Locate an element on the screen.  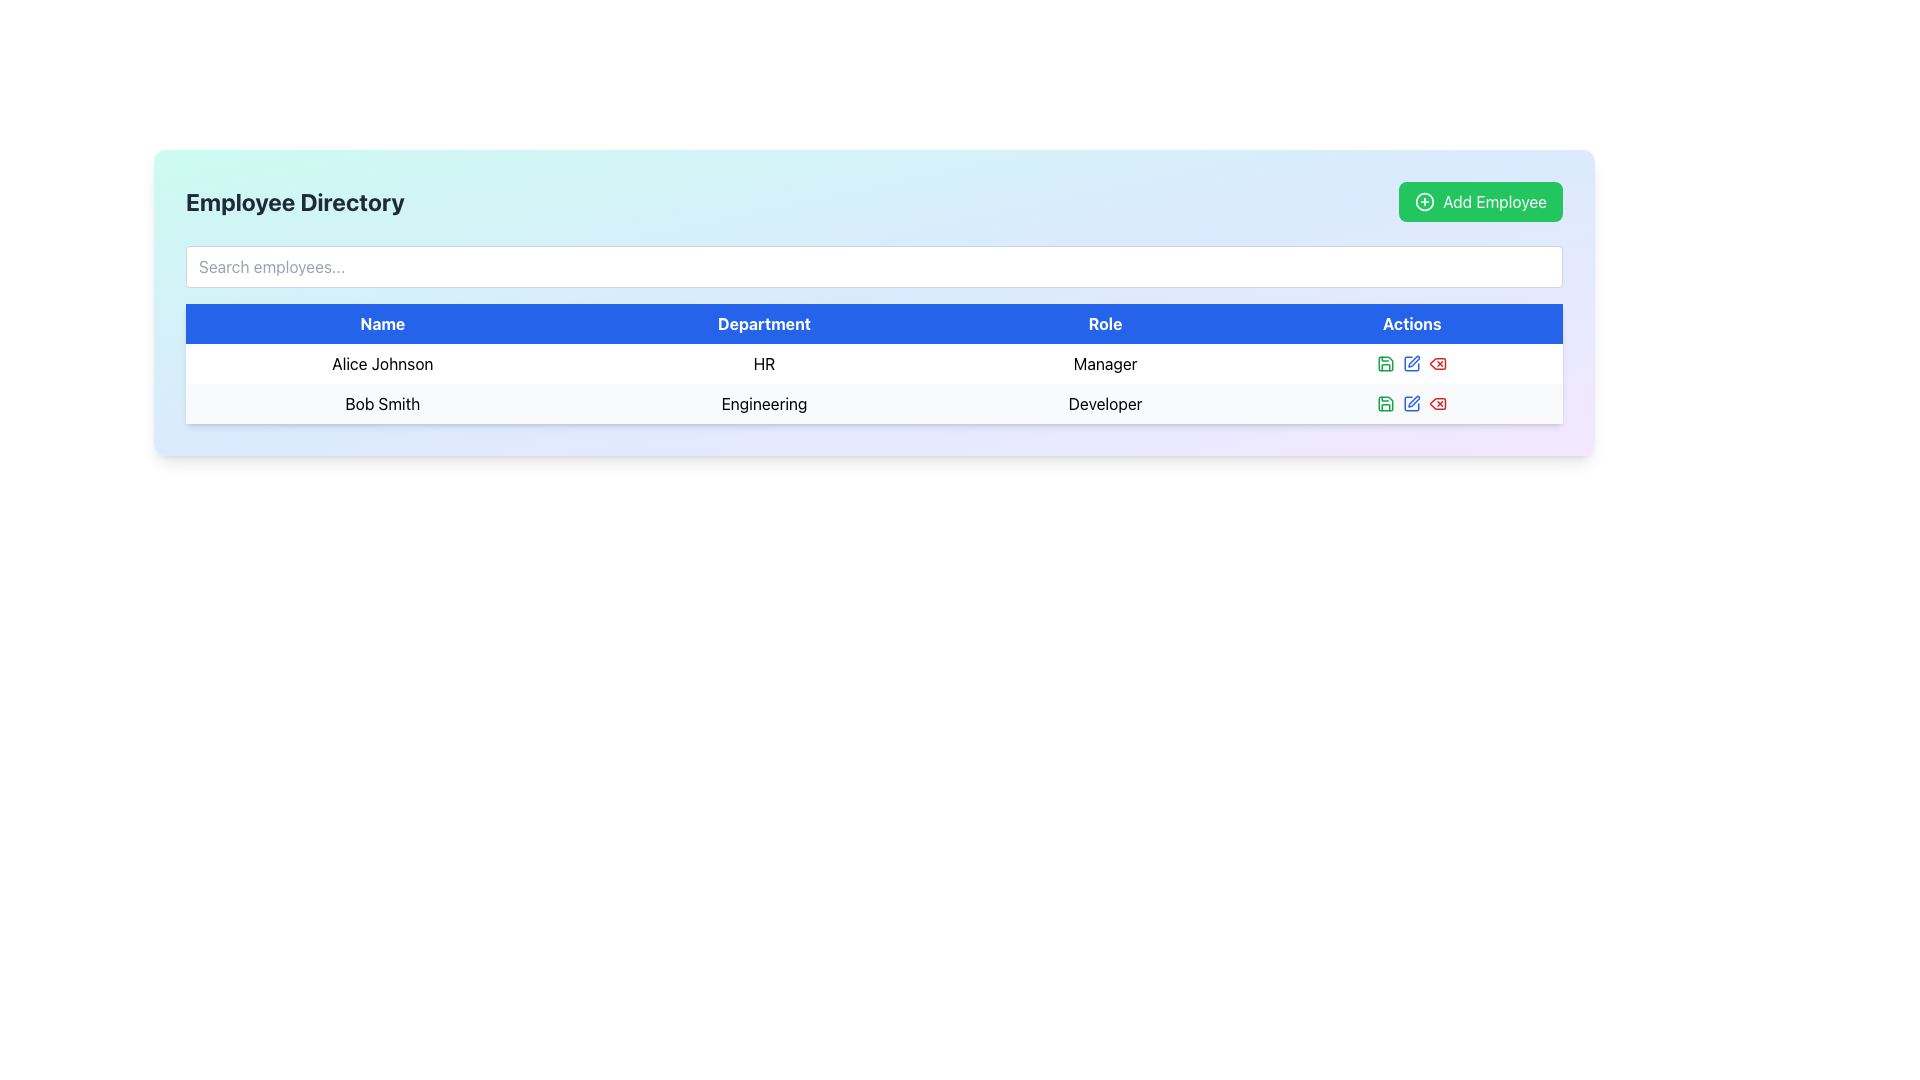
the small red delete icon shaped like a trash can, located under the 'Actions' column in the row for the 'Manager' role is located at coordinates (1437, 363).